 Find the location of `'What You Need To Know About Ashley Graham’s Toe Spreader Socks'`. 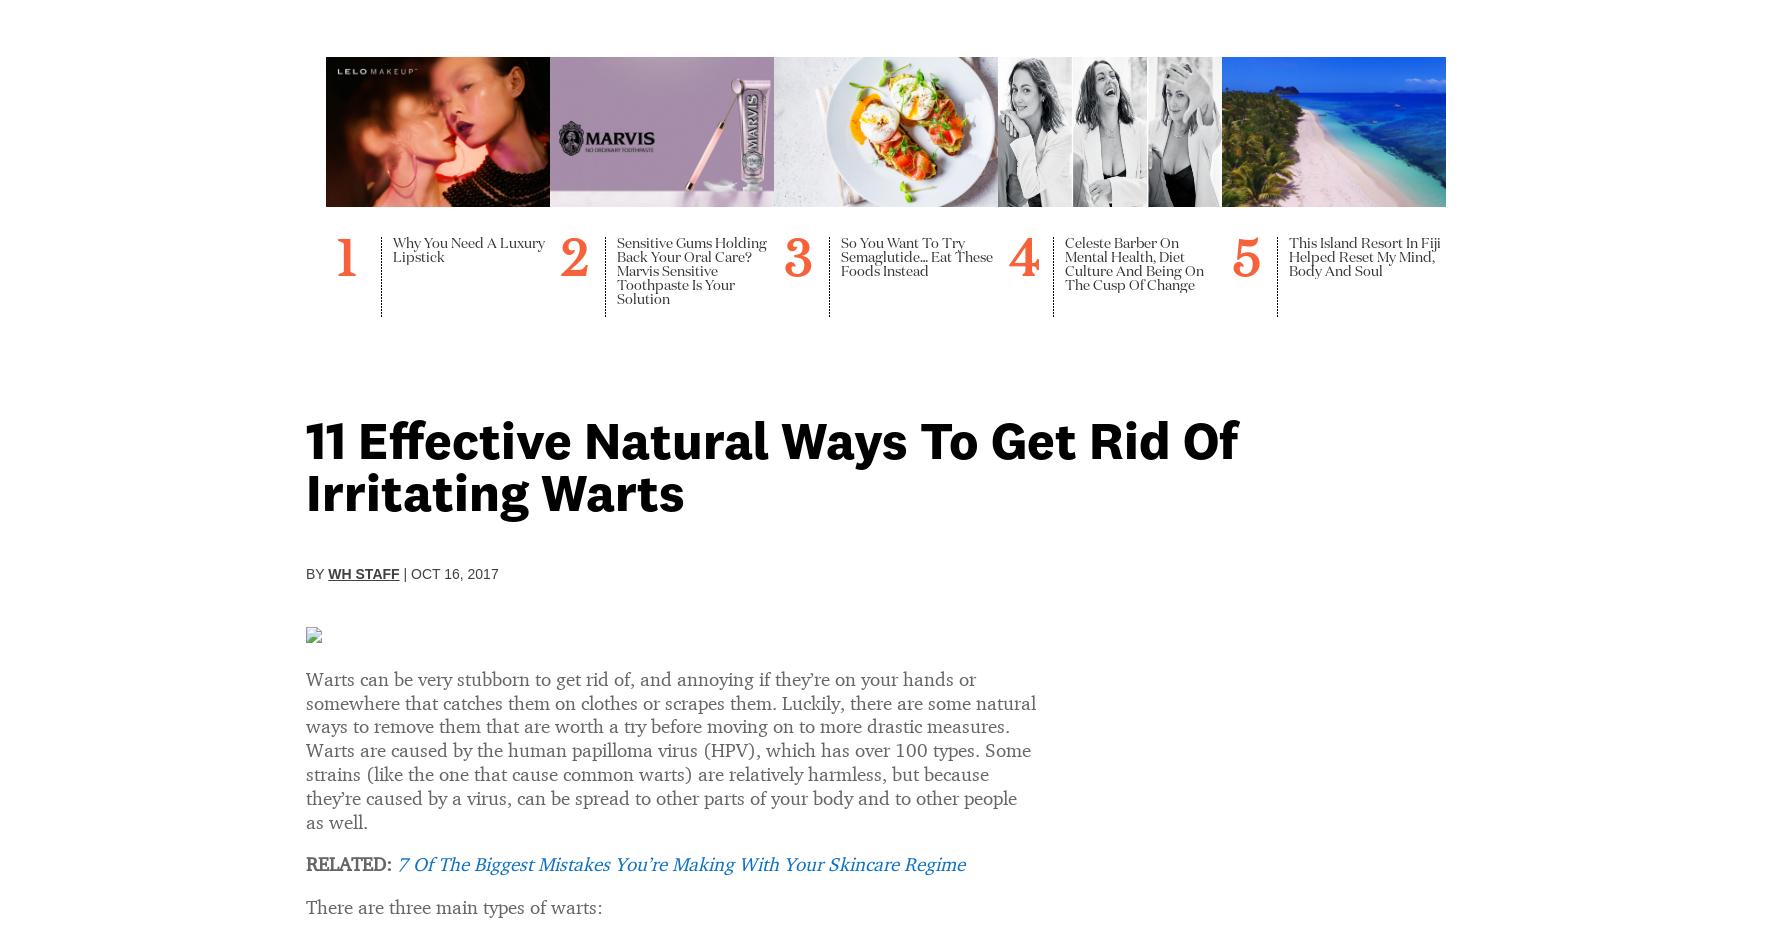

'What You Need To Know About Ashley Graham’s Toe Spreader Socks' is located at coordinates (709, 739).